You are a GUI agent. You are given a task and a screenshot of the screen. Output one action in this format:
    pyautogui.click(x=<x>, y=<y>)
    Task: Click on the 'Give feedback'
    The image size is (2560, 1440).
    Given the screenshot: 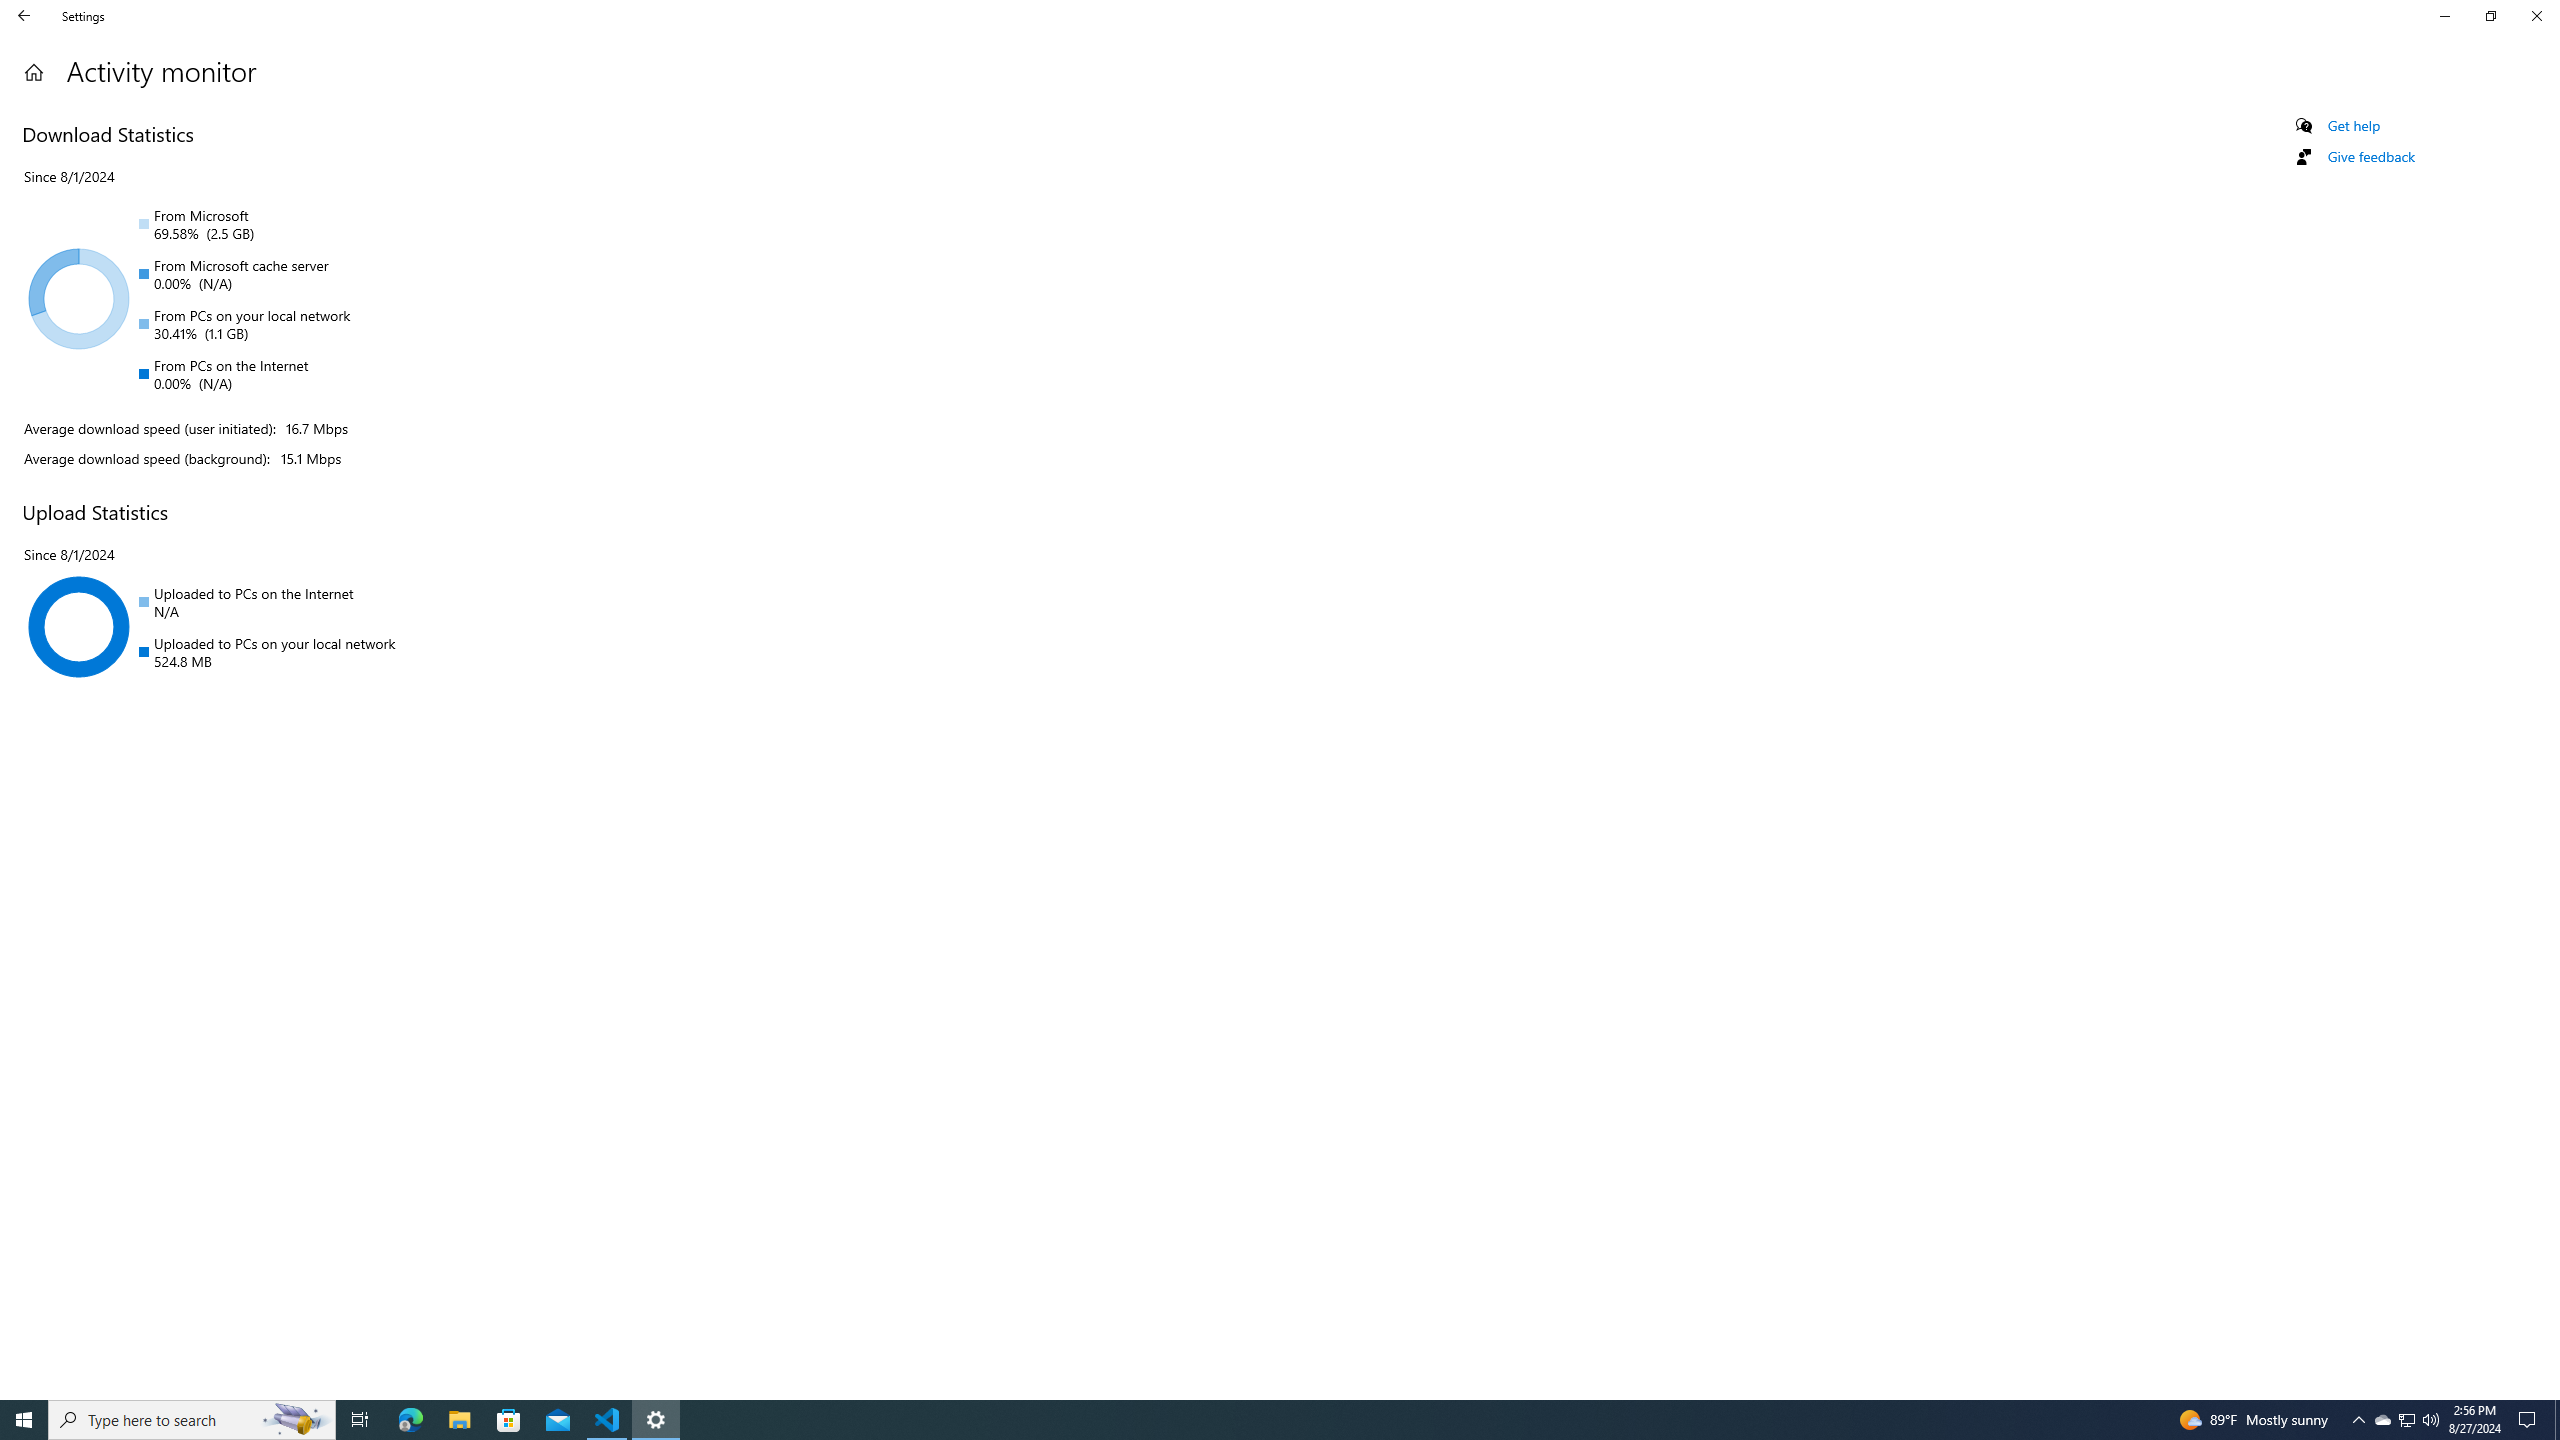 What is the action you would take?
    pyautogui.click(x=2369, y=156)
    